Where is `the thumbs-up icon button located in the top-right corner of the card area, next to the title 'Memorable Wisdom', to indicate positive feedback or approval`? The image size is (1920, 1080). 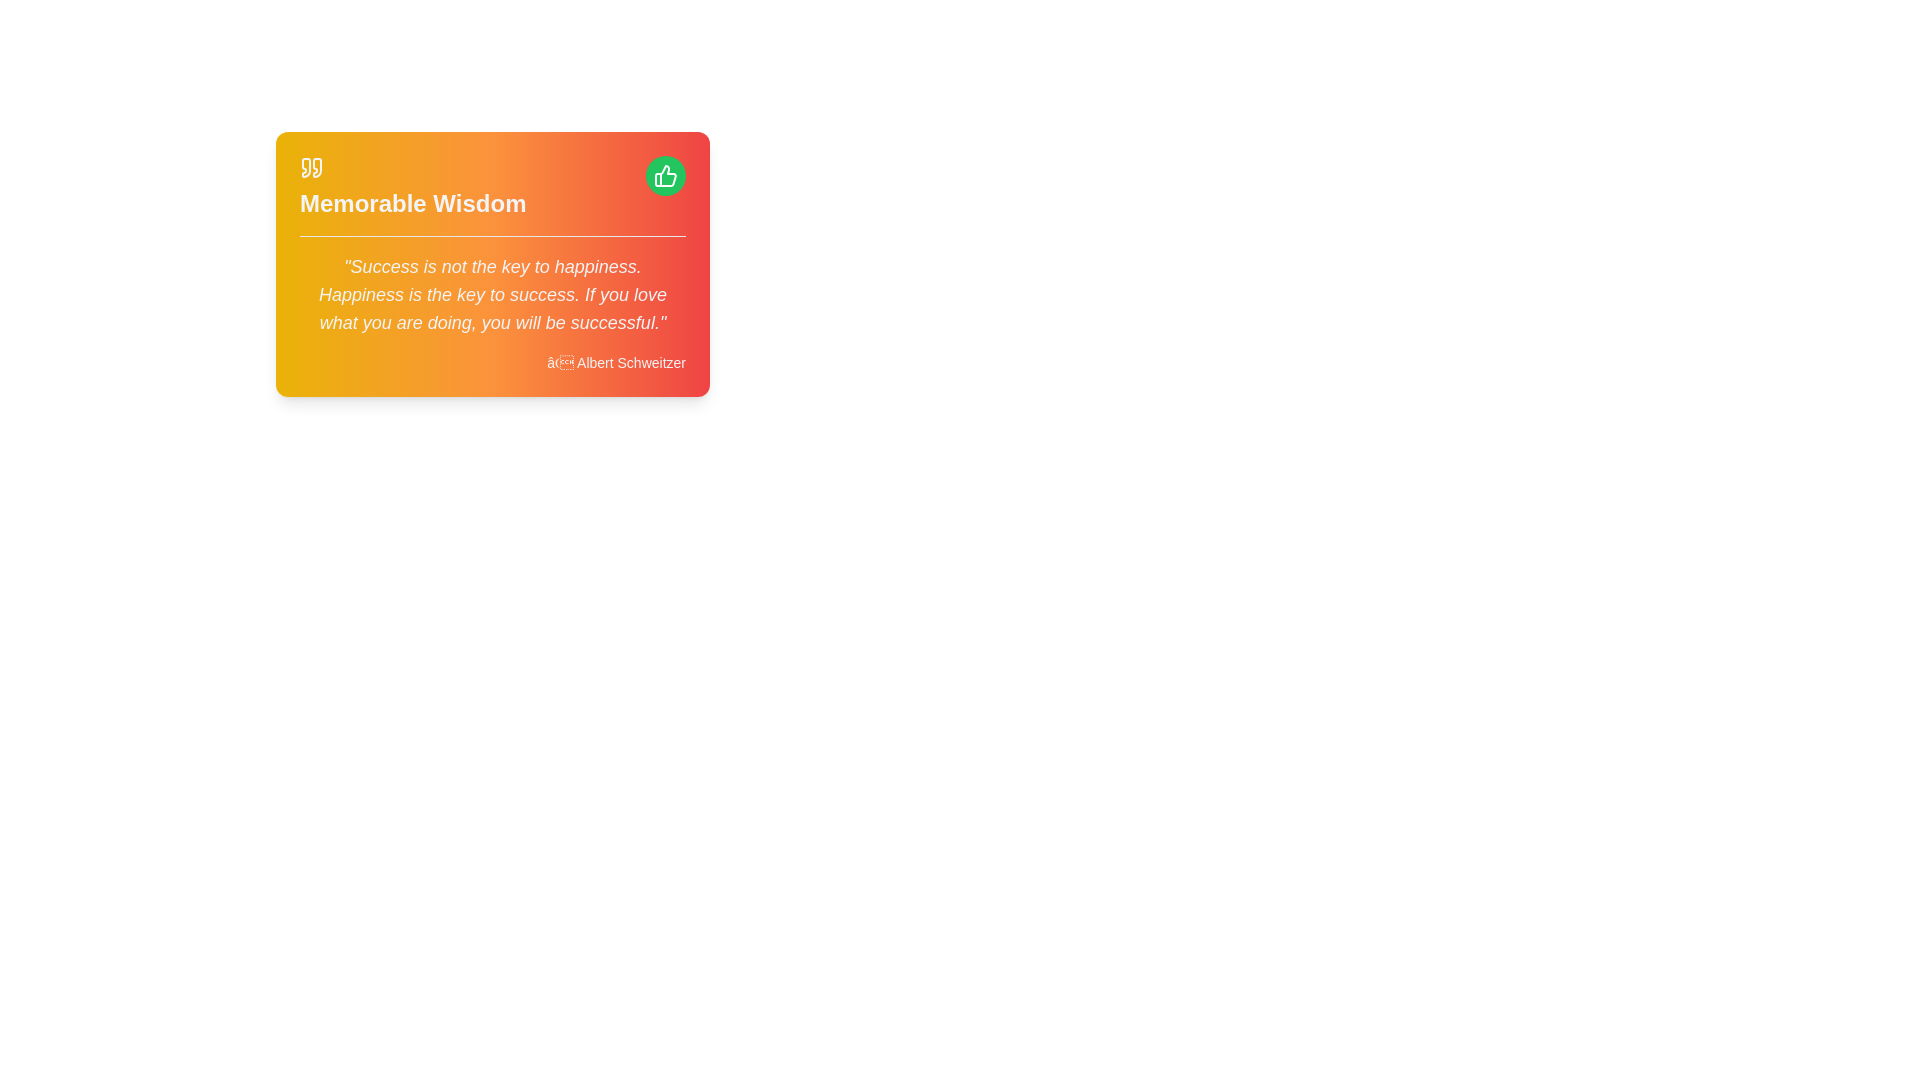
the thumbs-up icon button located in the top-right corner of the card area, next to the title 'Memorable Wisdom', to indicate positive feedback or approval is located at coordinates (666, 175).